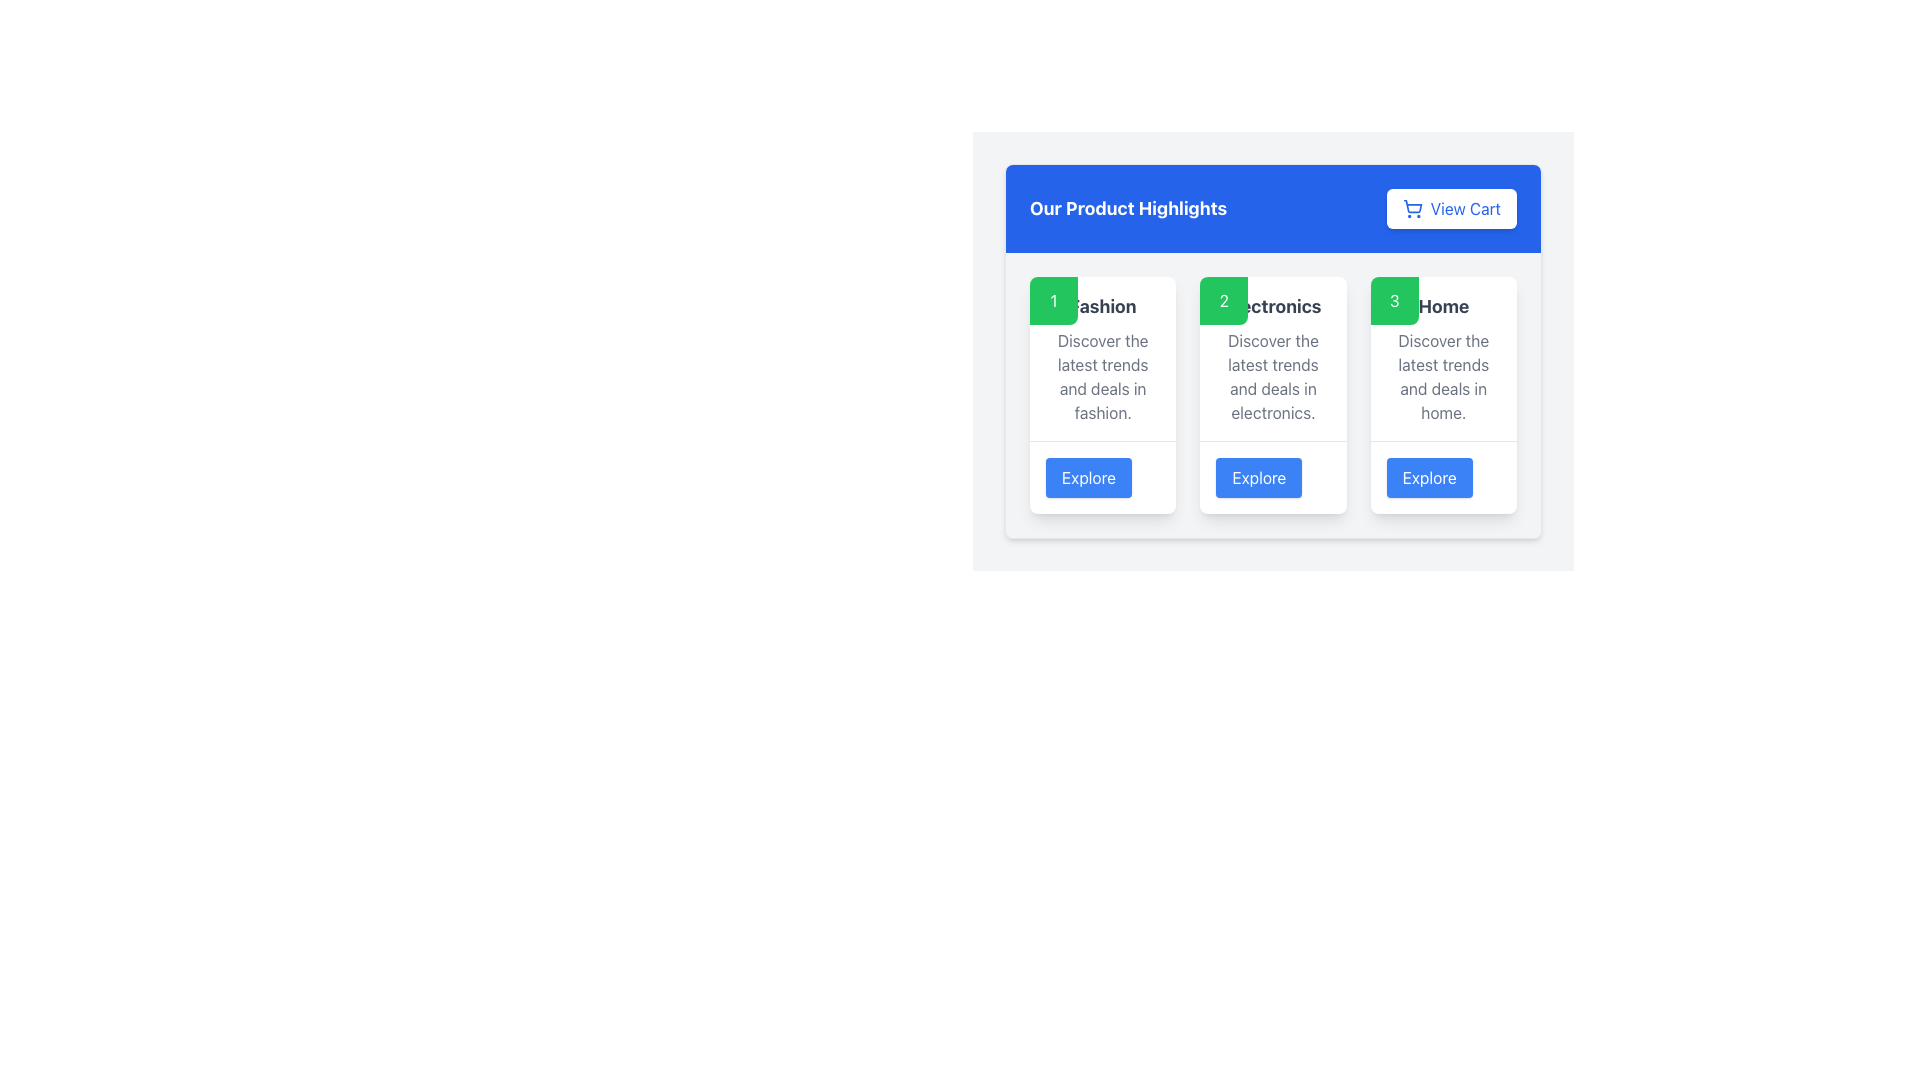  I want to click on paragraph of gray text that states 'Discover the latest trends and deals in home.' located centrally within the 'Home' card, so click(1443, 377).